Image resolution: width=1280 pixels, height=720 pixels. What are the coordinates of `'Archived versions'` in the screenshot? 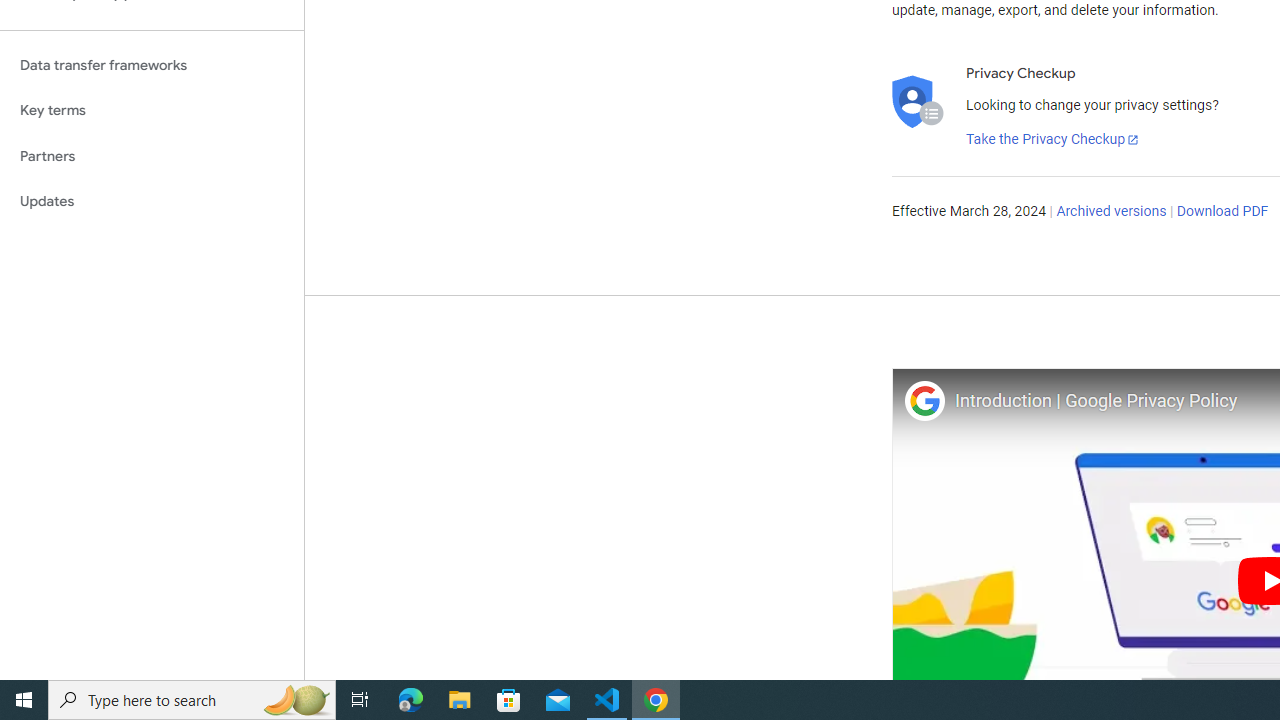 It's located at (1110, 212).